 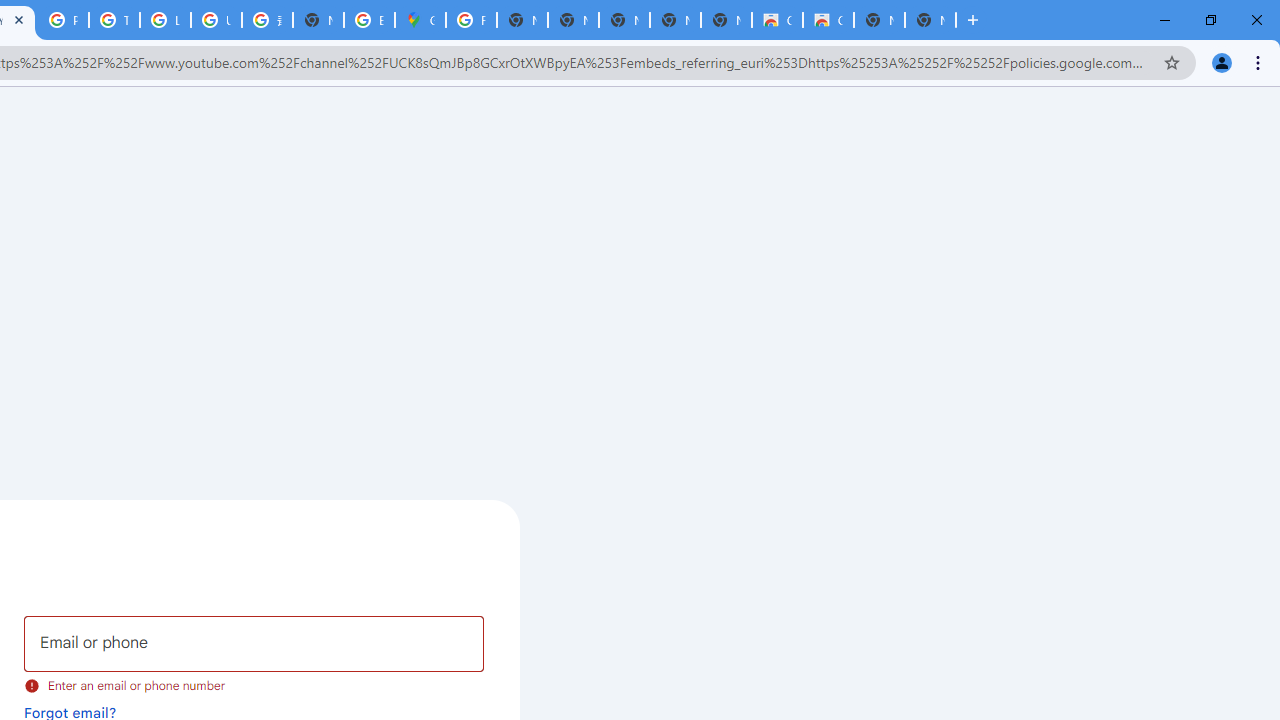 I want to click on 'Tips & tricks for Chrome - Google Chrome Help', so click(x=112, y=20).